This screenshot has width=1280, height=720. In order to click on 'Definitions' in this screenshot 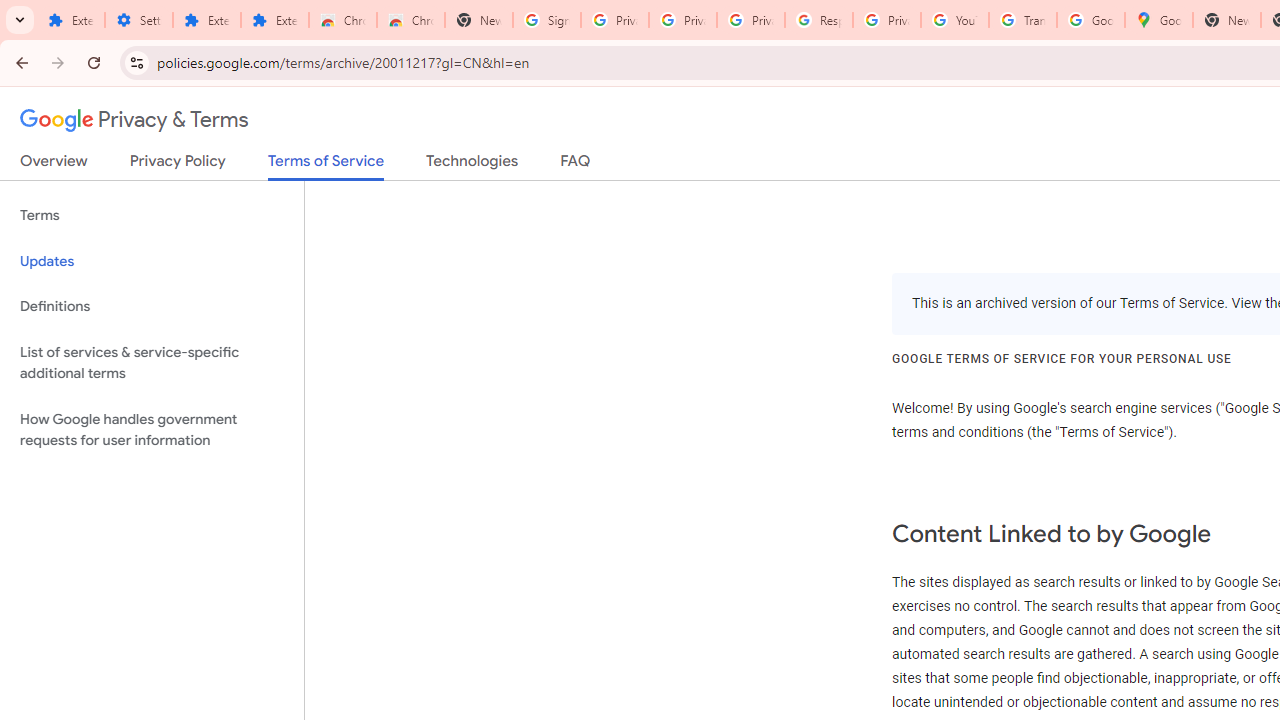, I will do `click(151, 306)`.